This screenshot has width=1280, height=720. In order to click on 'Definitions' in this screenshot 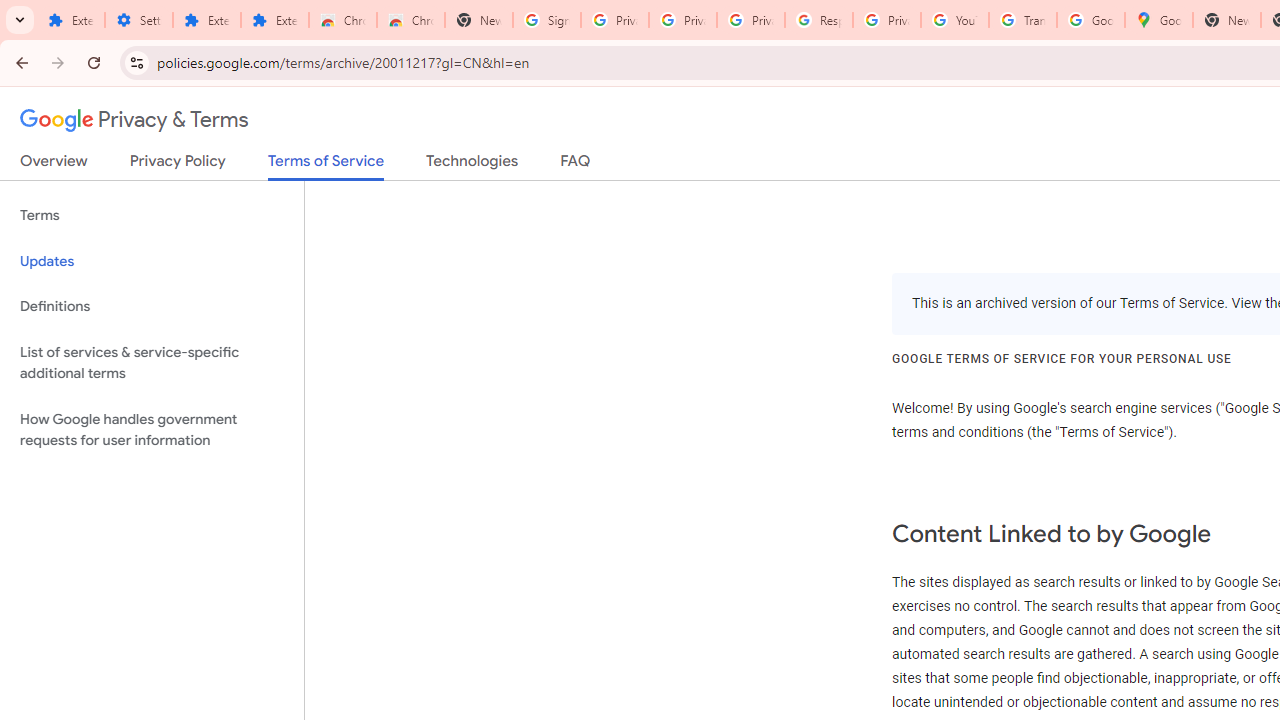, I will do `click(151, 306)`.